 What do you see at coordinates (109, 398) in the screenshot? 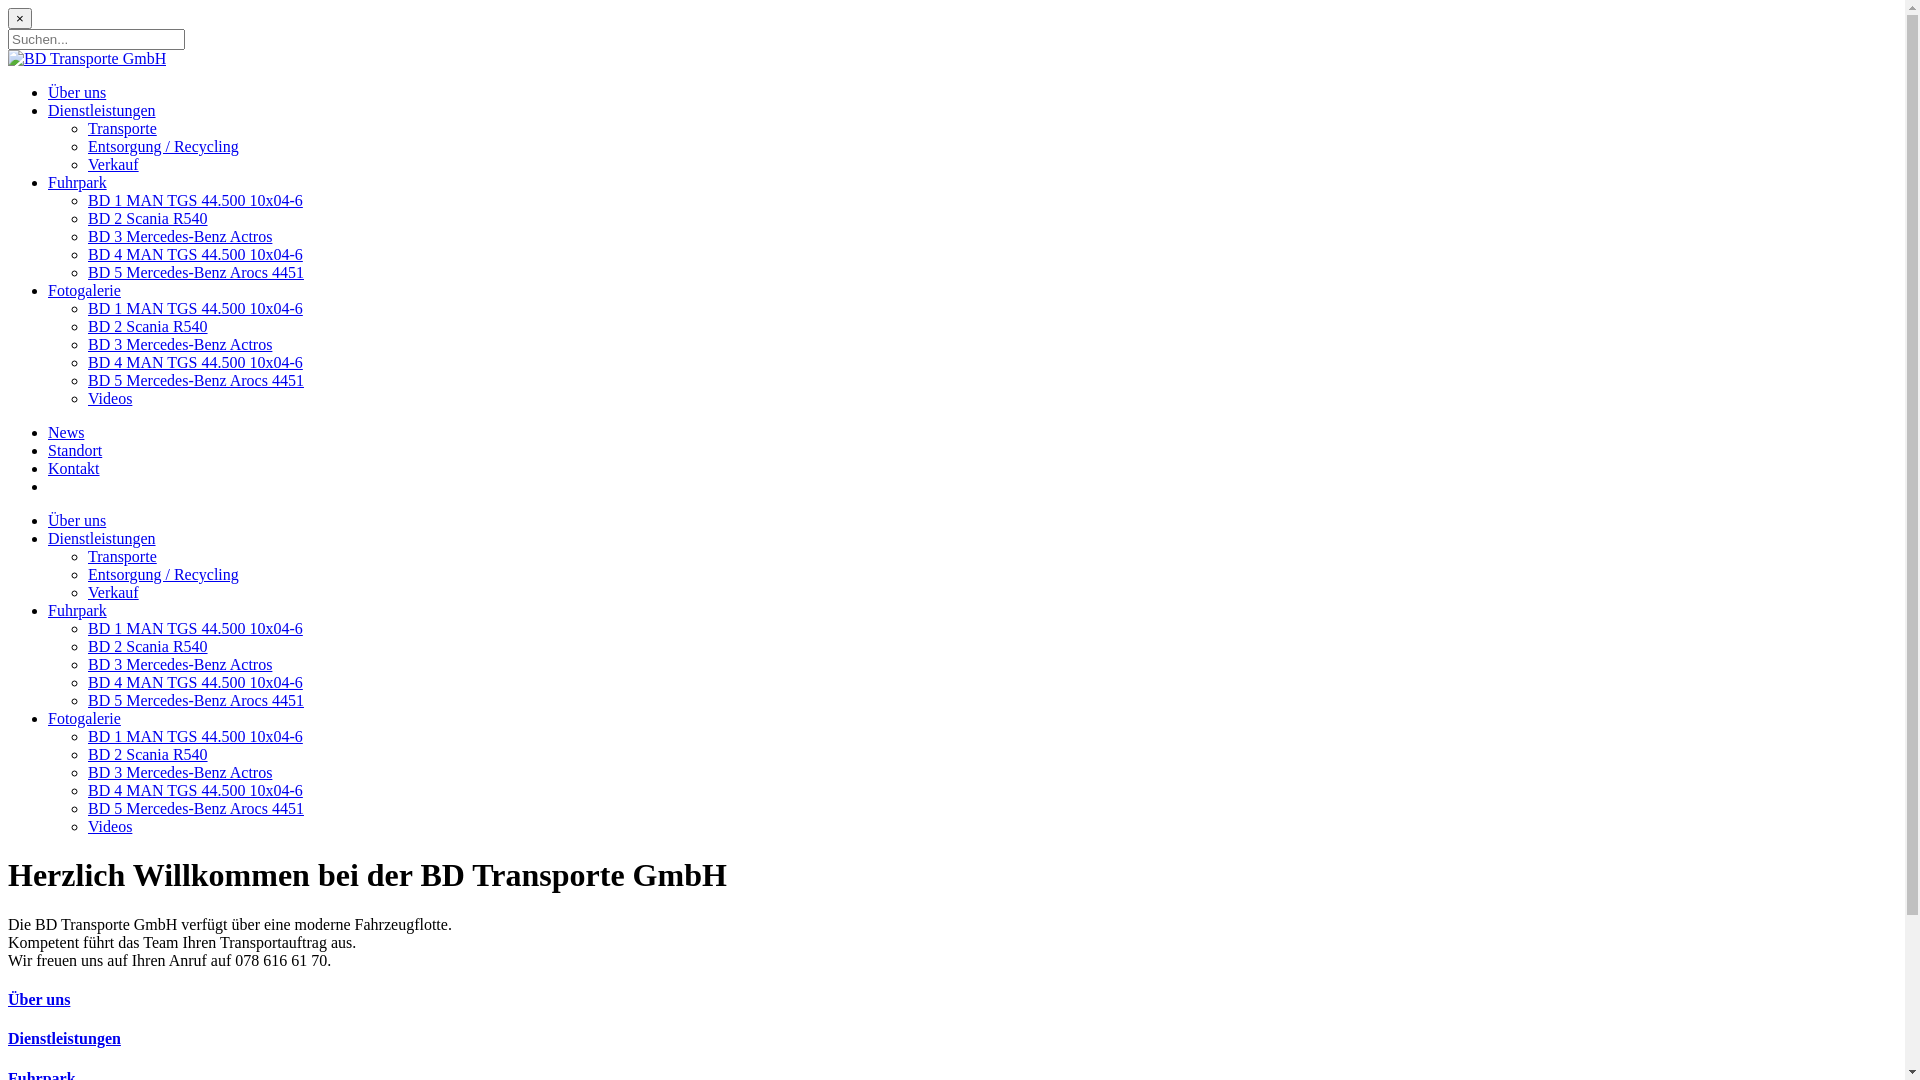
I see `'Videos'` at bounding box center [109, 398].